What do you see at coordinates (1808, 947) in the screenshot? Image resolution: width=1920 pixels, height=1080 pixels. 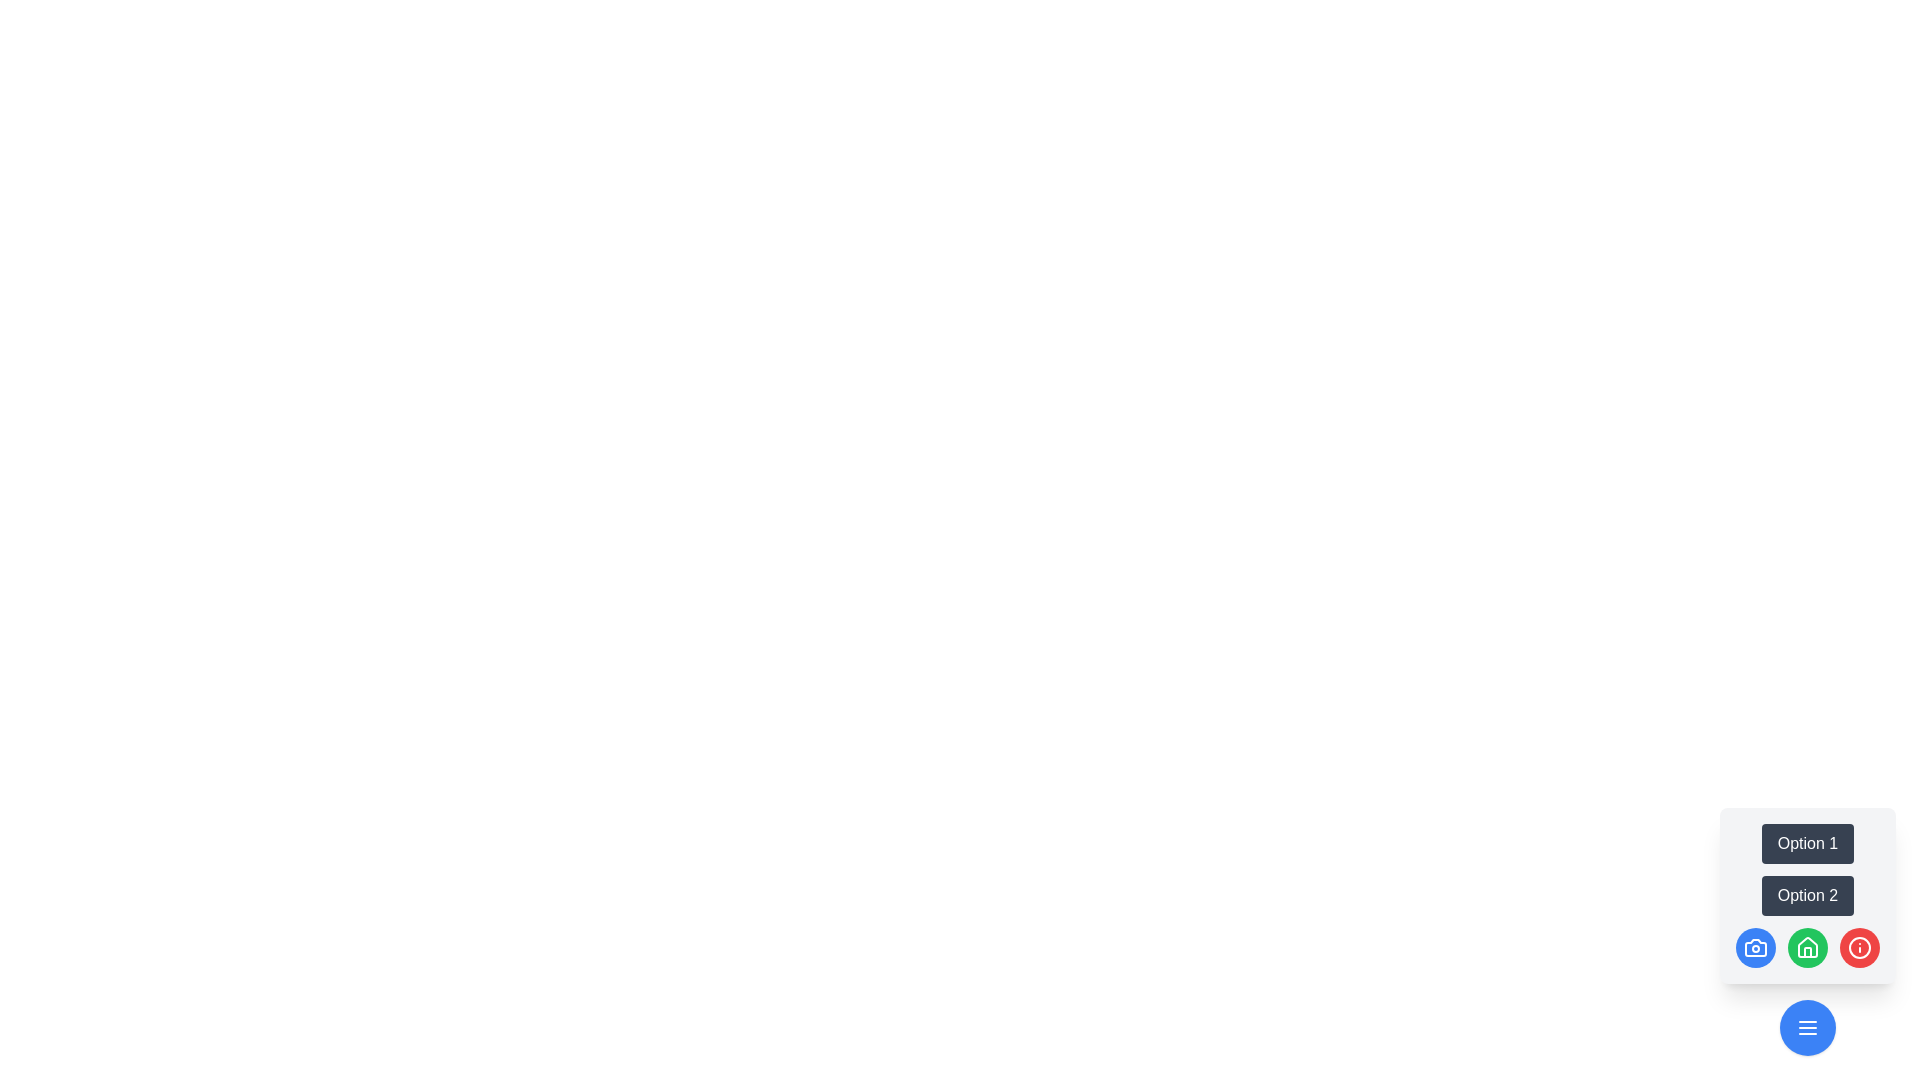 I see `the simplistic house icon button located in the bottom-right corner of the interface, which is inside a green circular button` at bounding box center [1808, 947].